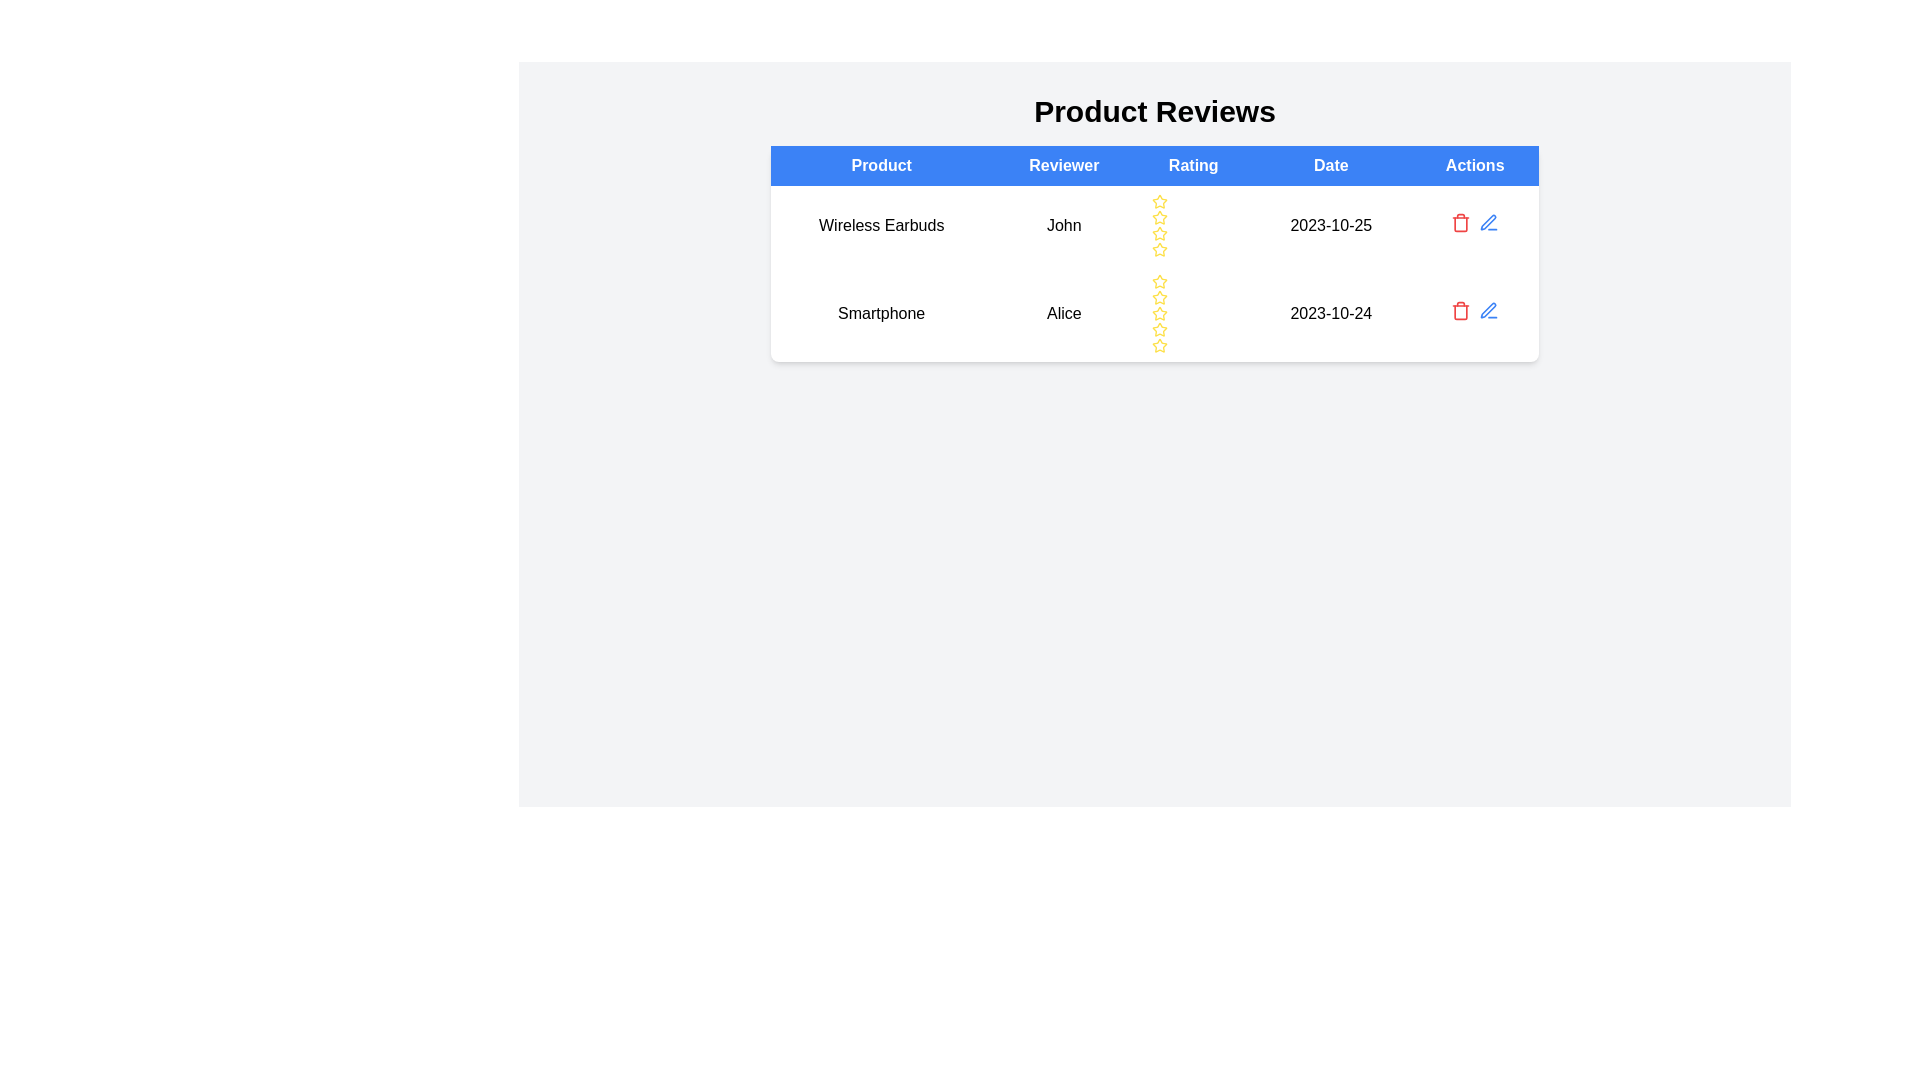  I want to click on the blue-colored header cell labeled 'Product' as the column header, so click(880, 164).